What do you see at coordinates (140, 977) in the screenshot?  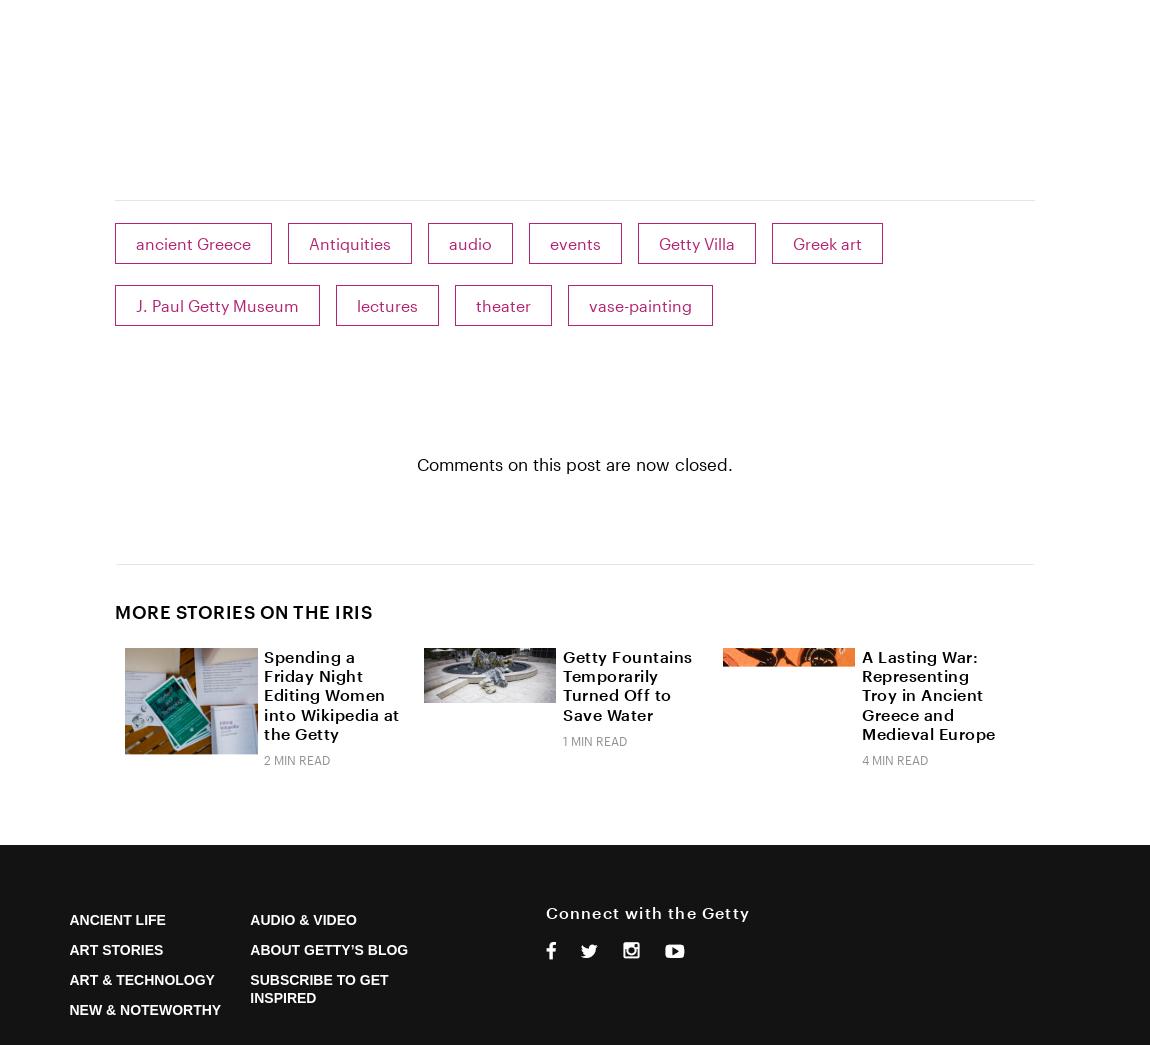 I see `'Art & Technology'` at bounding box center [140, 977].